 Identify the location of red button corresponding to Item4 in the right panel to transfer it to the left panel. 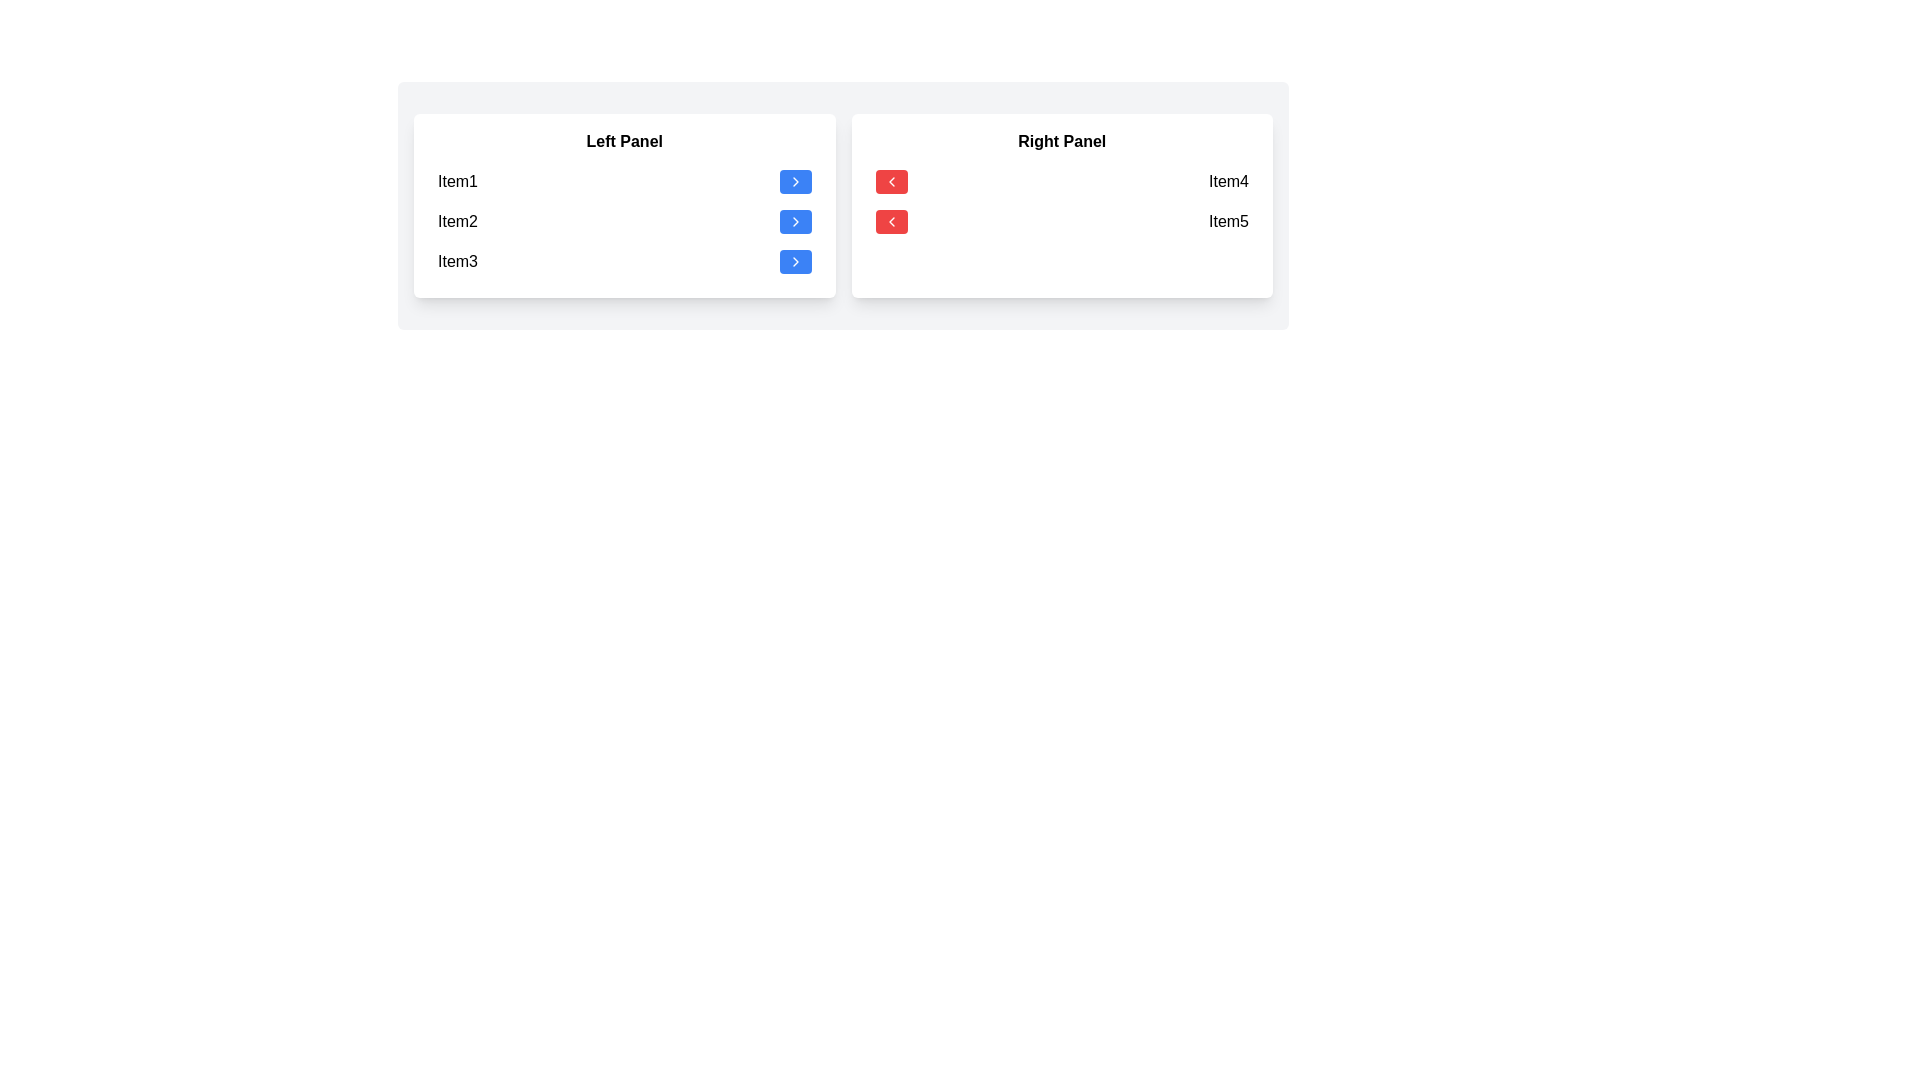
(890, 181).